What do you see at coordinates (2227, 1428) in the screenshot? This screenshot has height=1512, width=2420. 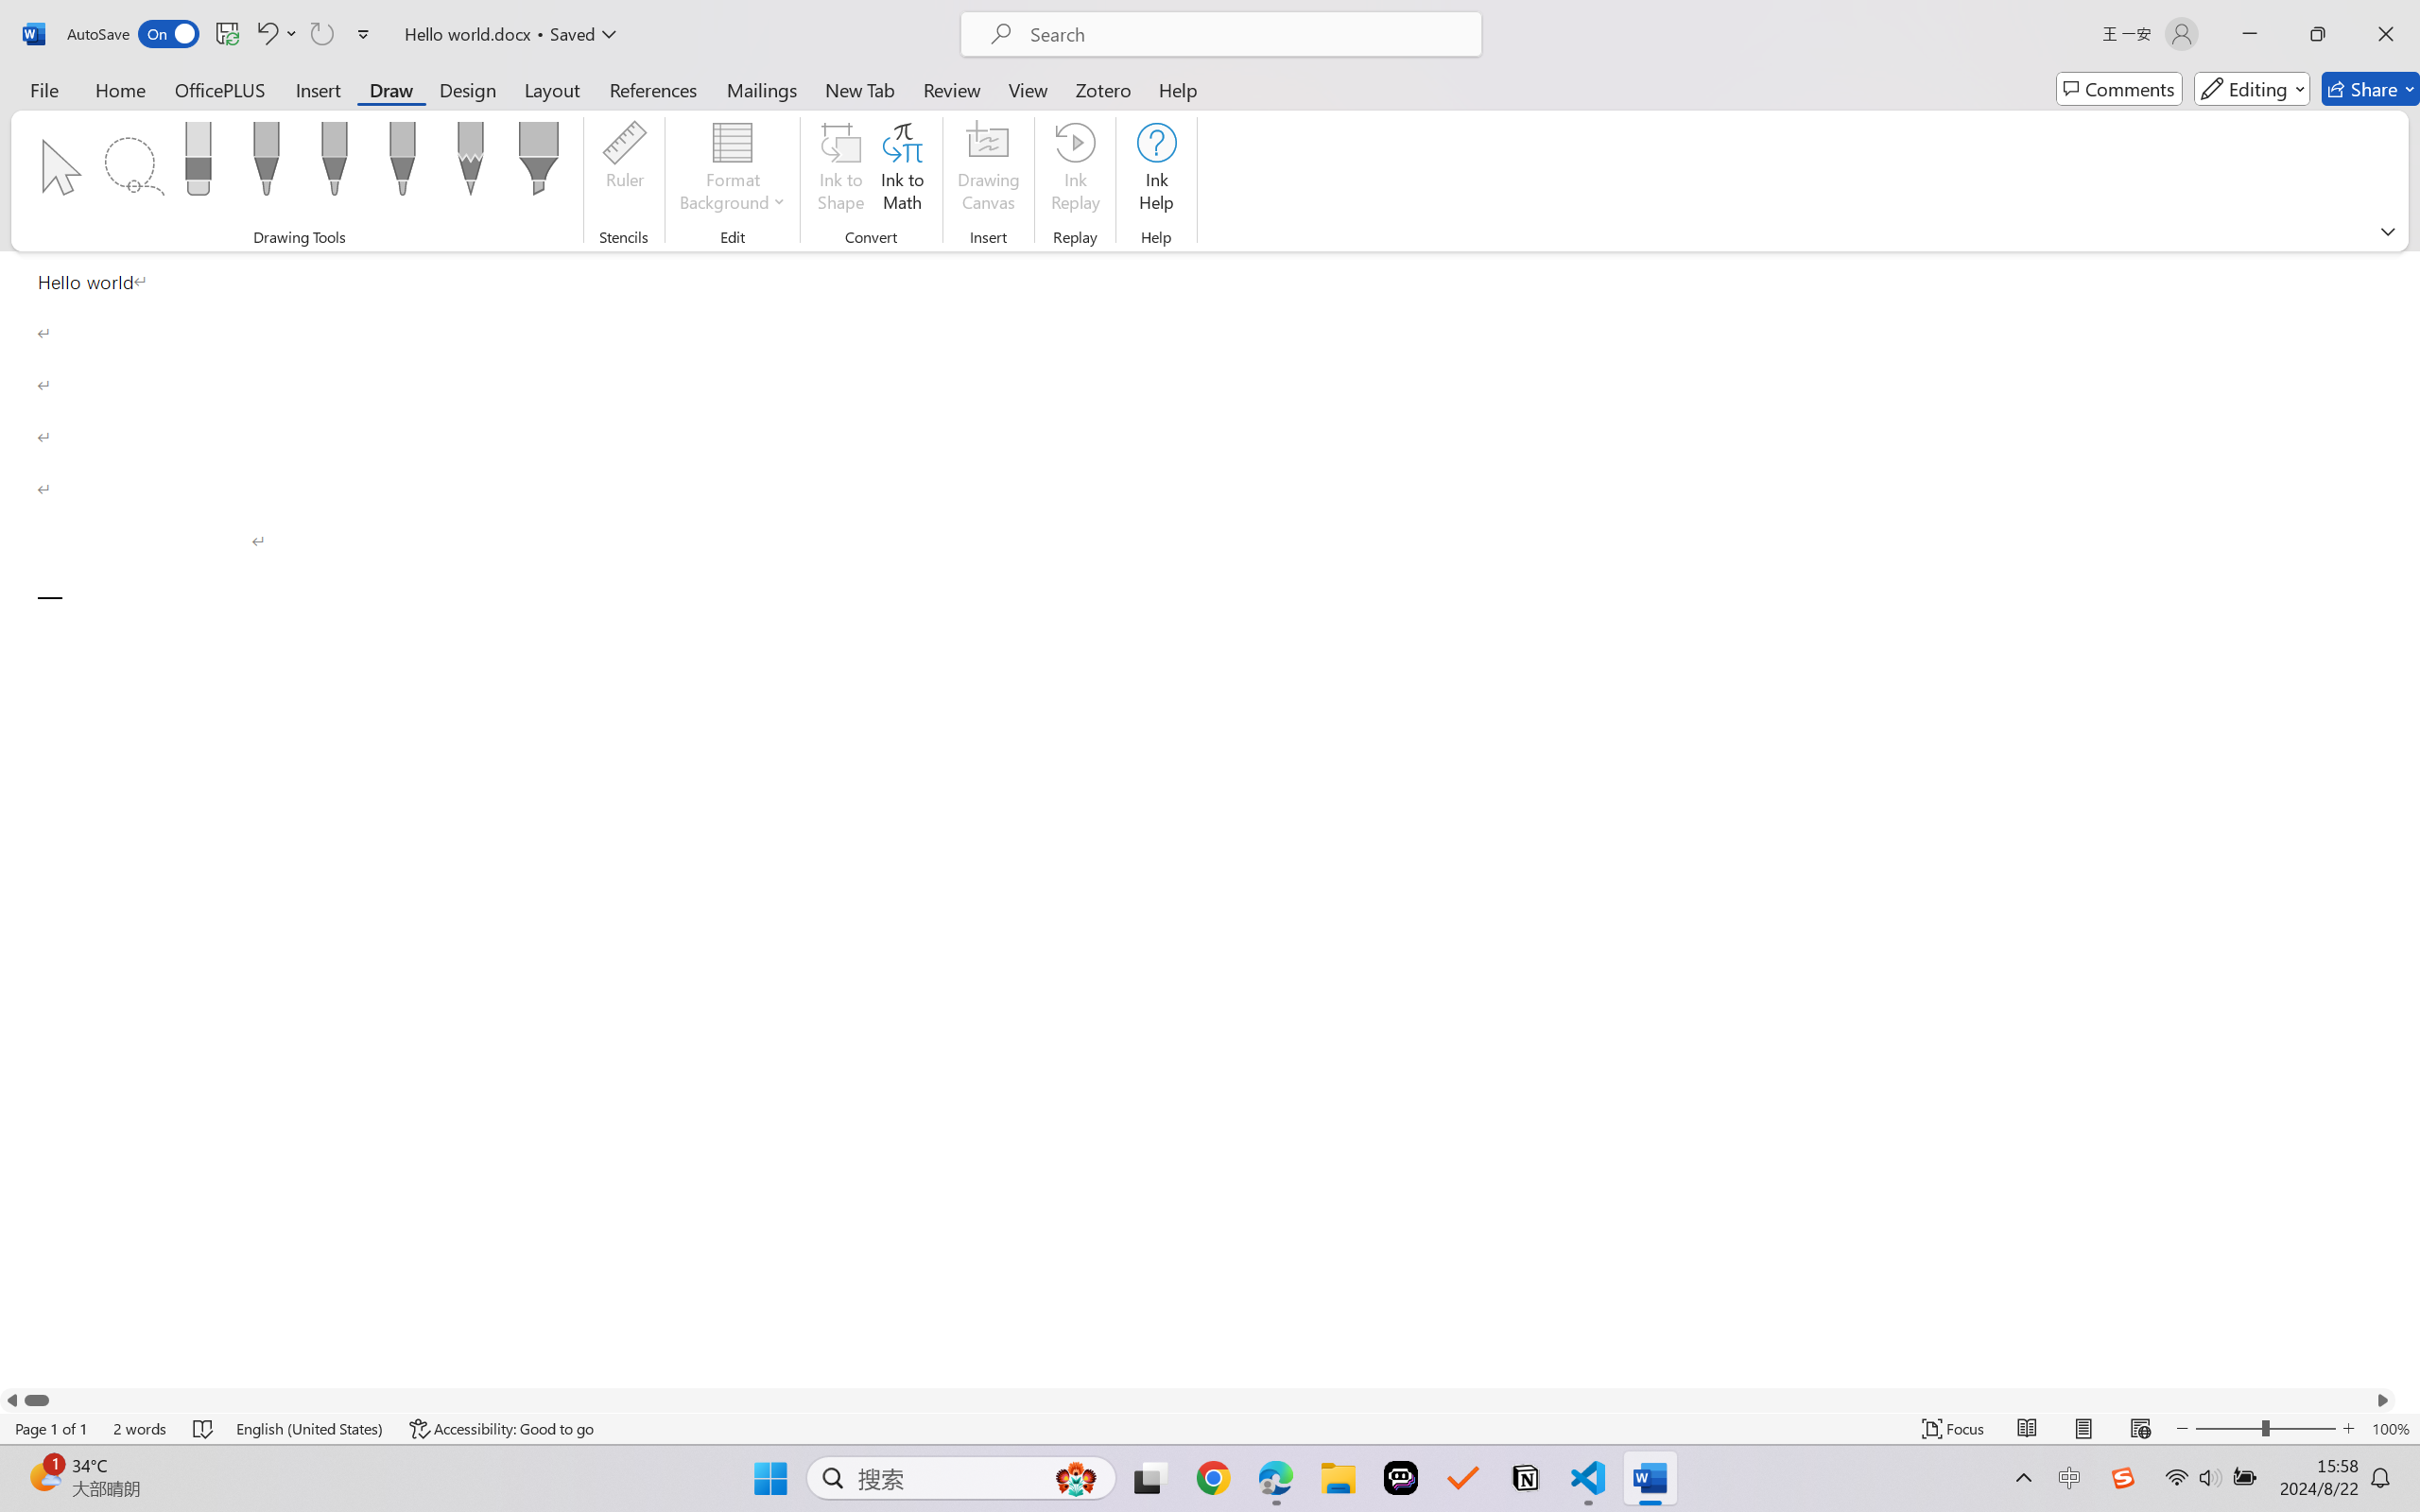 I see `'Zoom Out'` at bounding box center [2227, 1428].